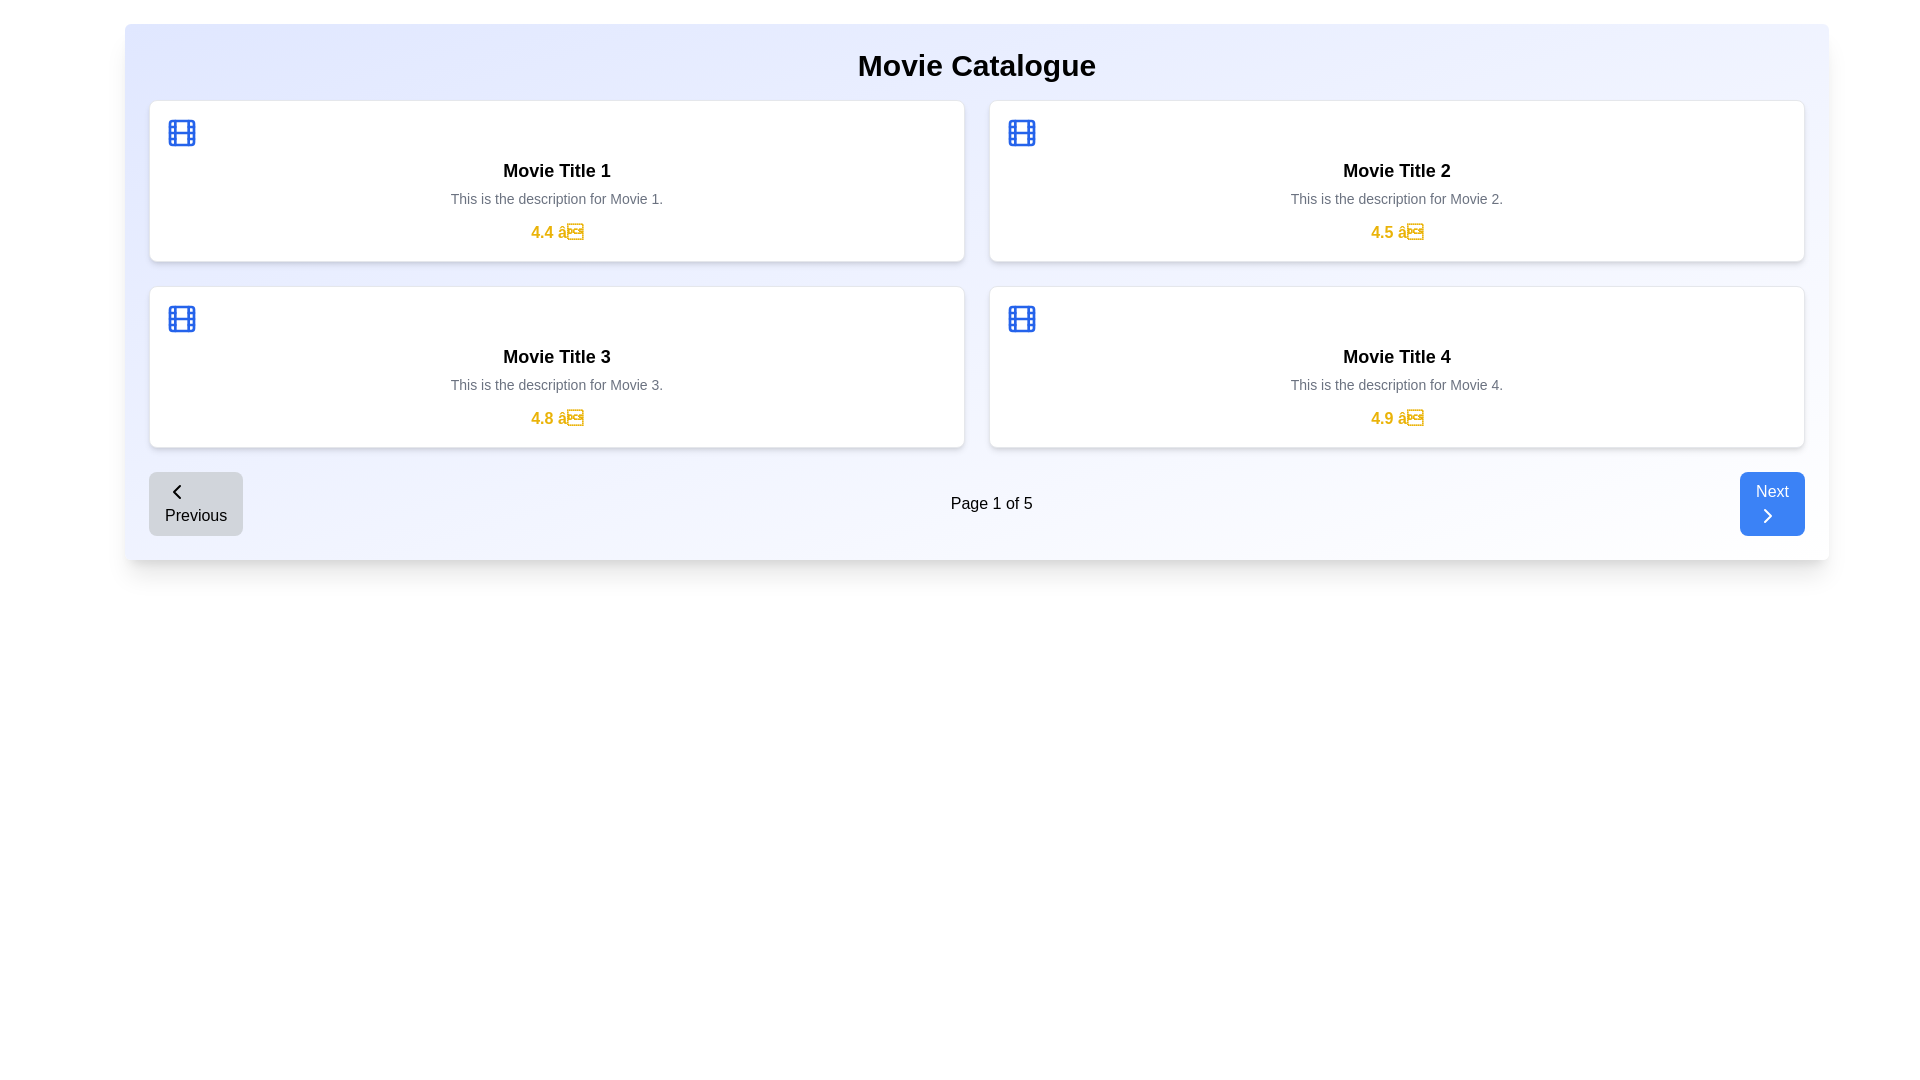 This screenshot has height=1080, width=1920. What do you see at coordinates (556, 356) in the screenshot?
I see `text displayed in the bold title 'Movie Title 3' located in the lower-left section of a 2x2 grid of movie cards` at bounding box center [556, 356].